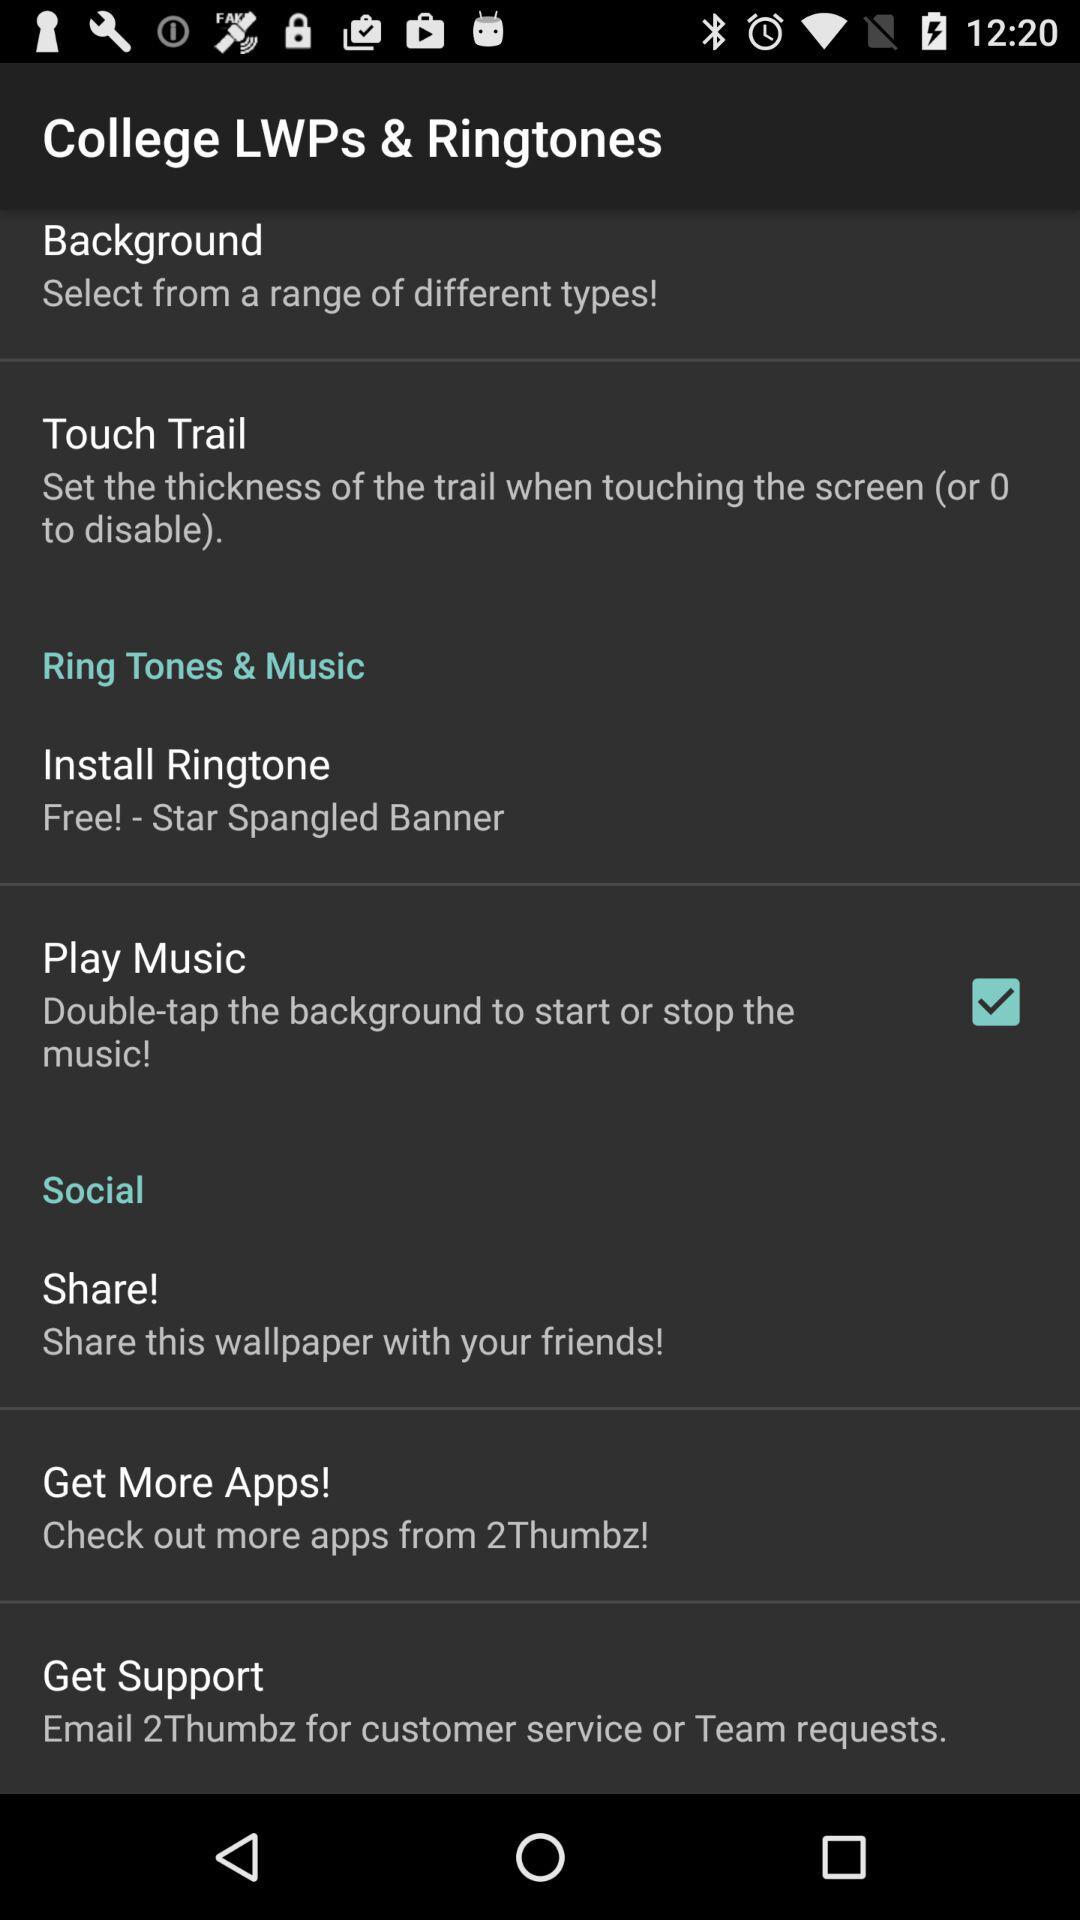 This screenshot has height=1920, width=1080. Describe the element at coordinates (349, 290) in the screenshot. I see `the select from a item` at that location.